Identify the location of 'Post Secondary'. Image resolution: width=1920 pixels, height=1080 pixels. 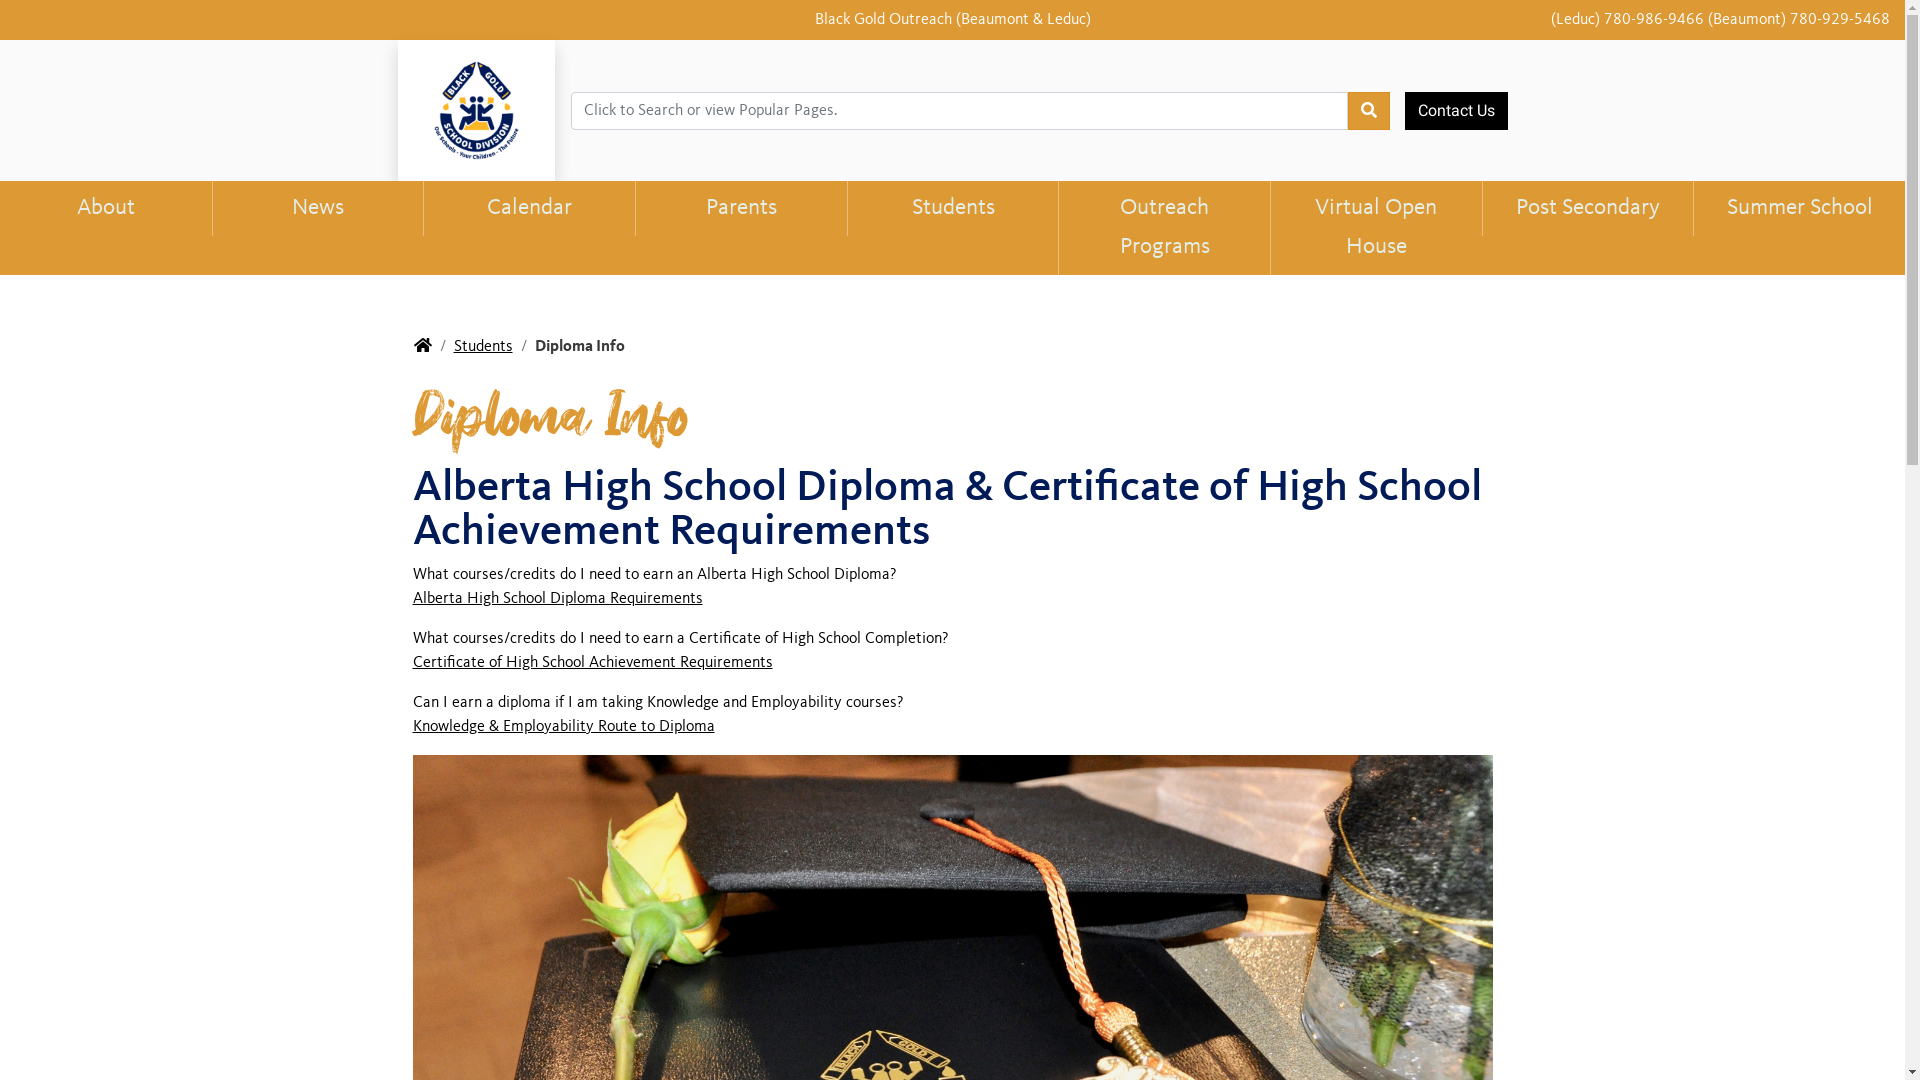
(1482, 208).